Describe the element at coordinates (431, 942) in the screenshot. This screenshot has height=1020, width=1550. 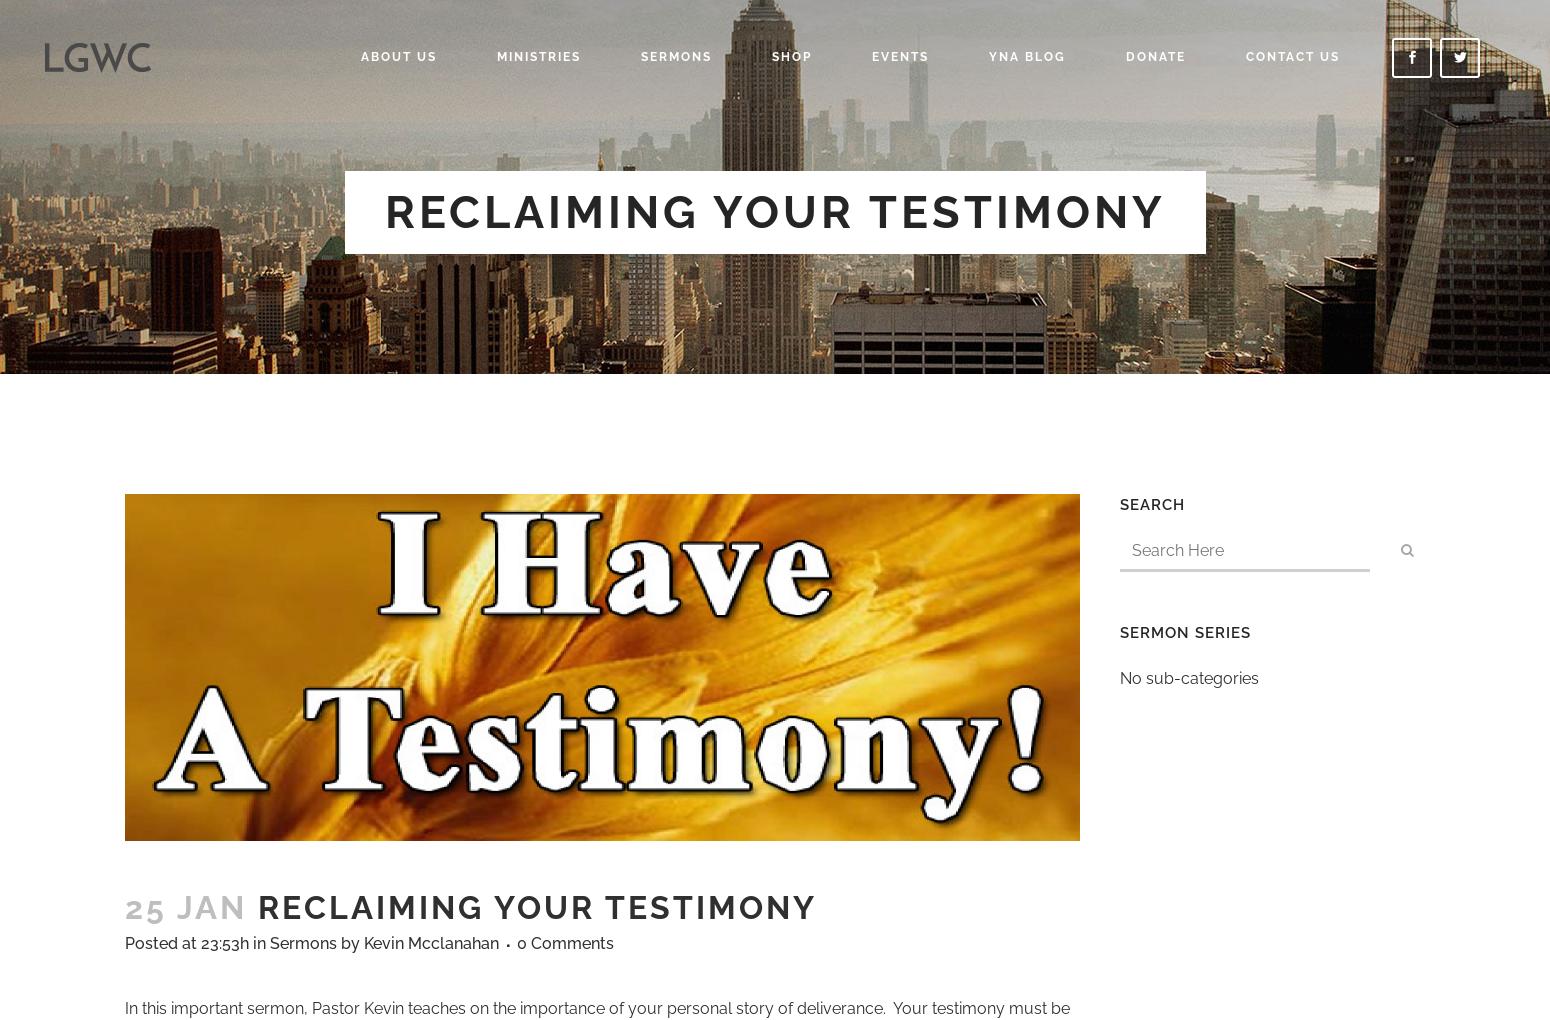
I see `'Kevin Mcclanahan'` at that location.